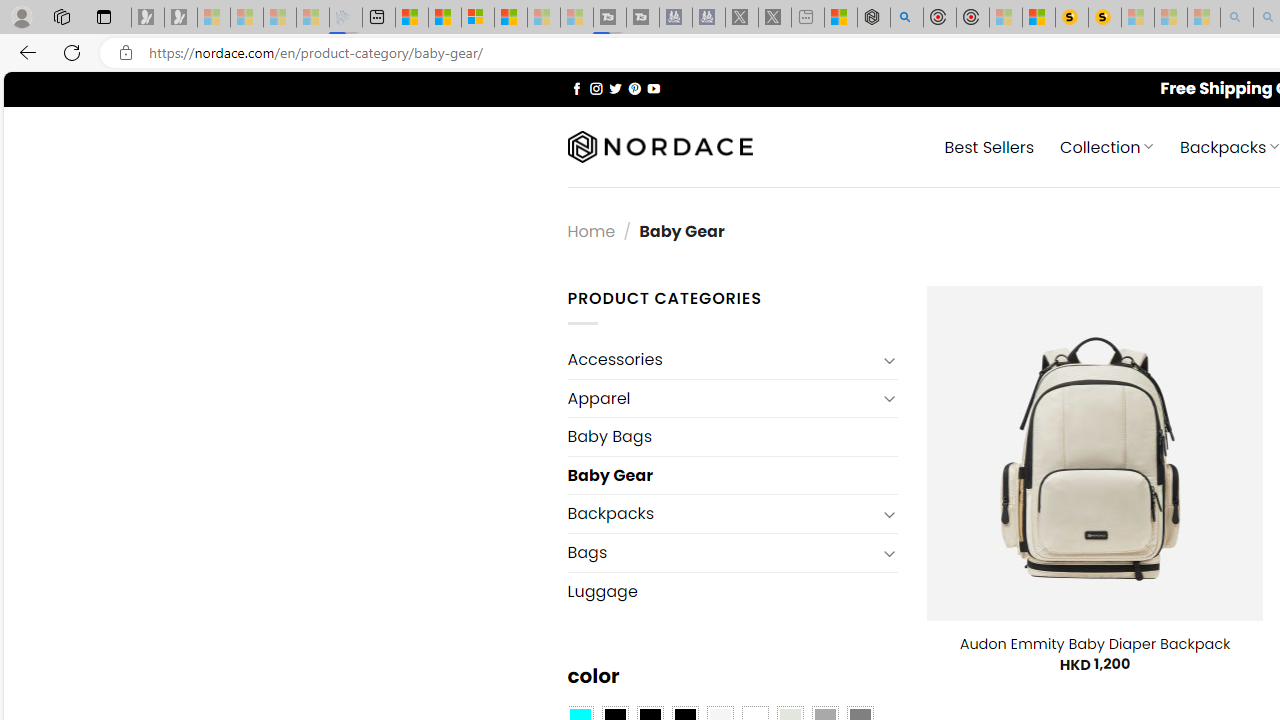 The width and height of the screenshot is (1280, 720). I want to click on 'Accessories', so click(720, 360).